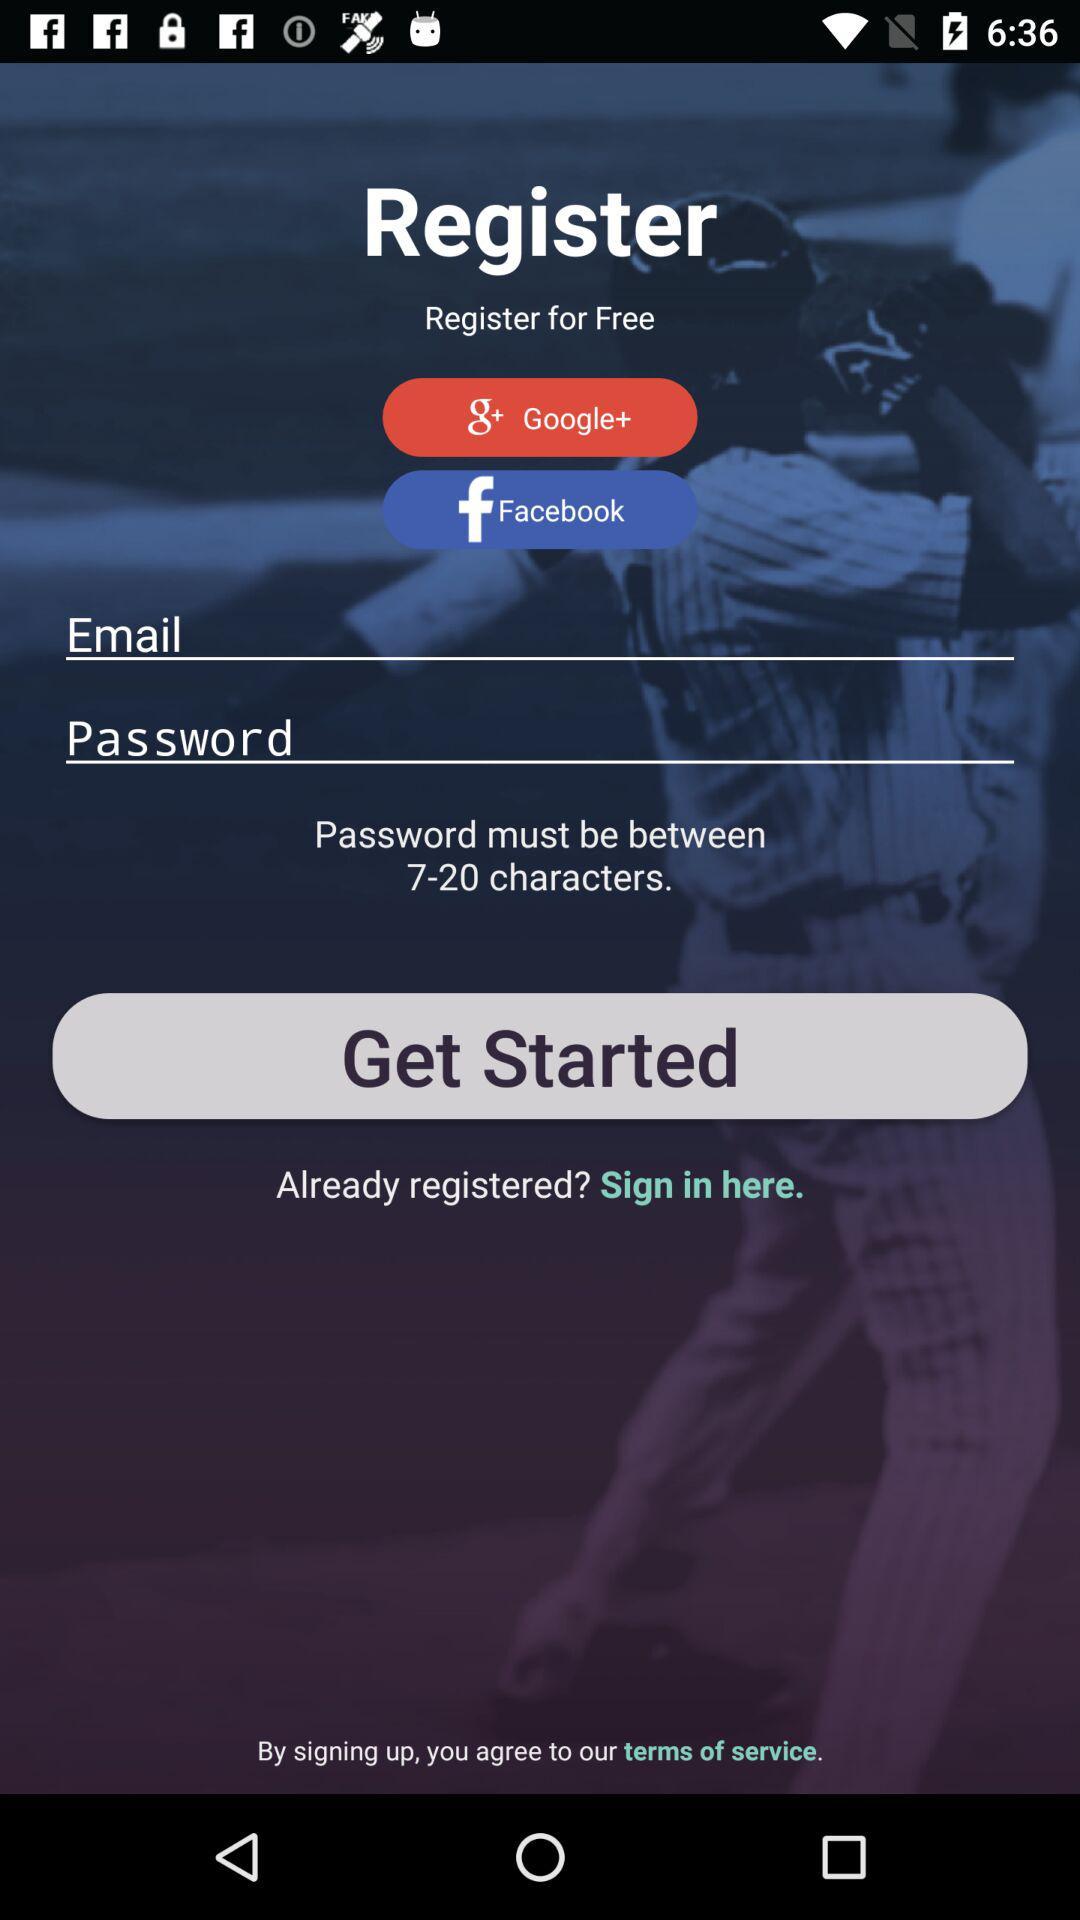  I want to click on the by signing up icon, so click(540, 1749).